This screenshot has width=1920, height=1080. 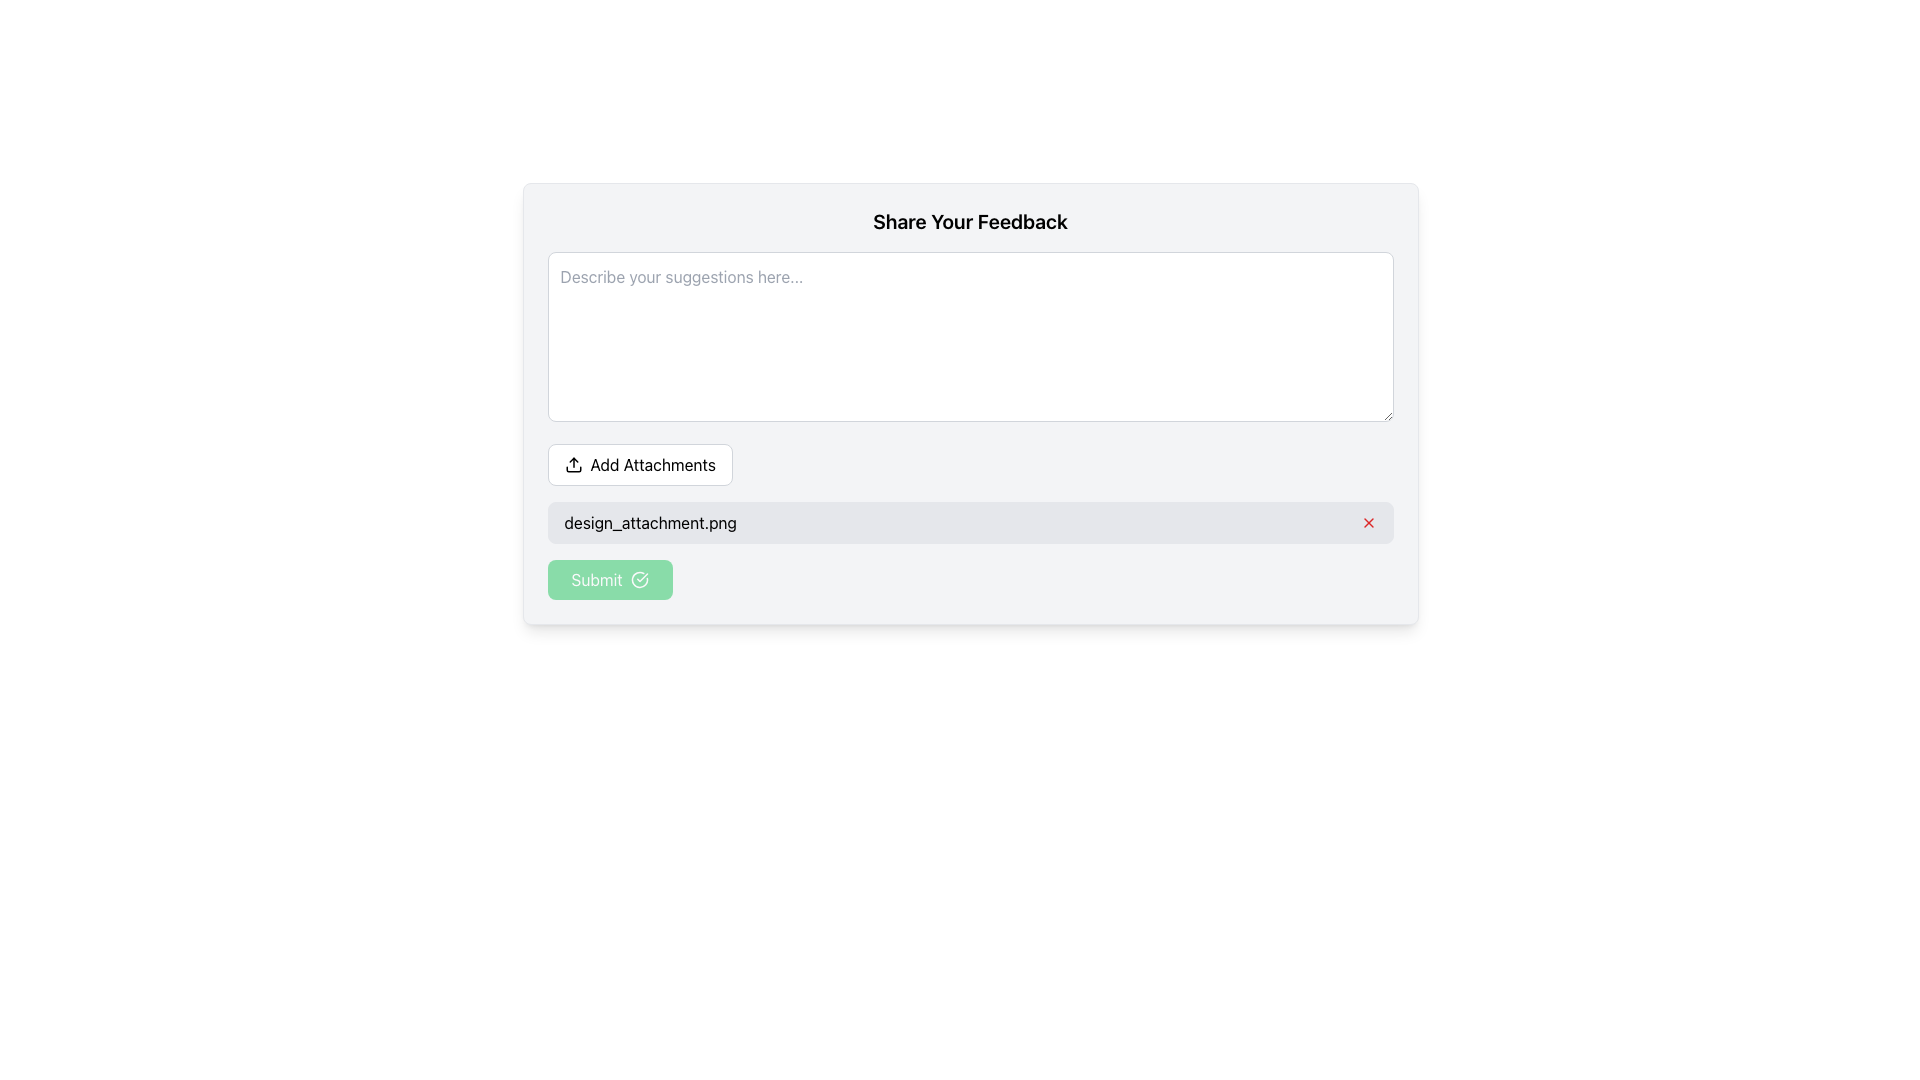 What do you see at coordinates (970, 335) in the screenshot?
I see `the placeholder text or any entered text in the Multiline Text Input located in the 'Share Your Feedback' section, positioned below the header and above the 'Add Attachments' button` at bounding box center [970, 335].